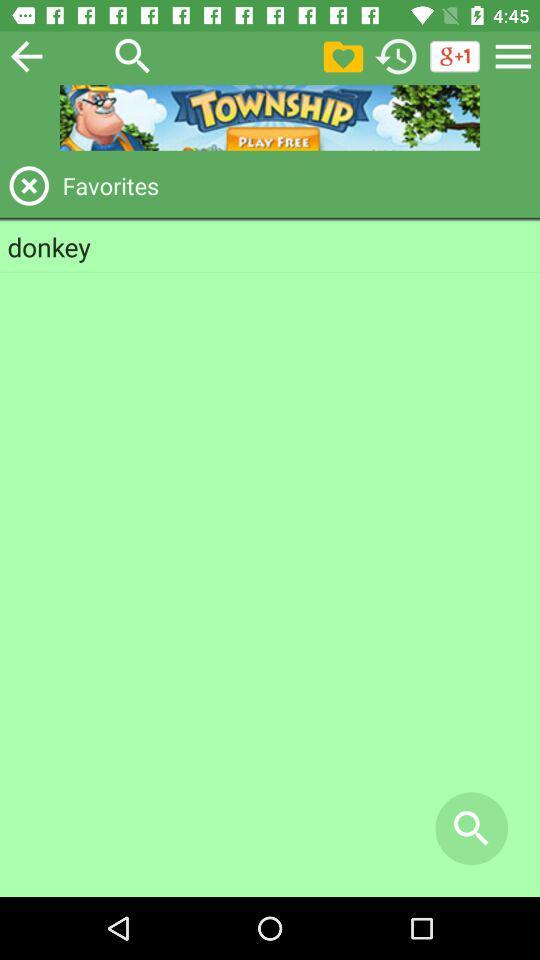 Image resolution: width=540 pixels, height=960 pixels. What do you see at coordinates (133, 55) in the screenshot?
I see `search what we want` at bounding box center [133, 55].